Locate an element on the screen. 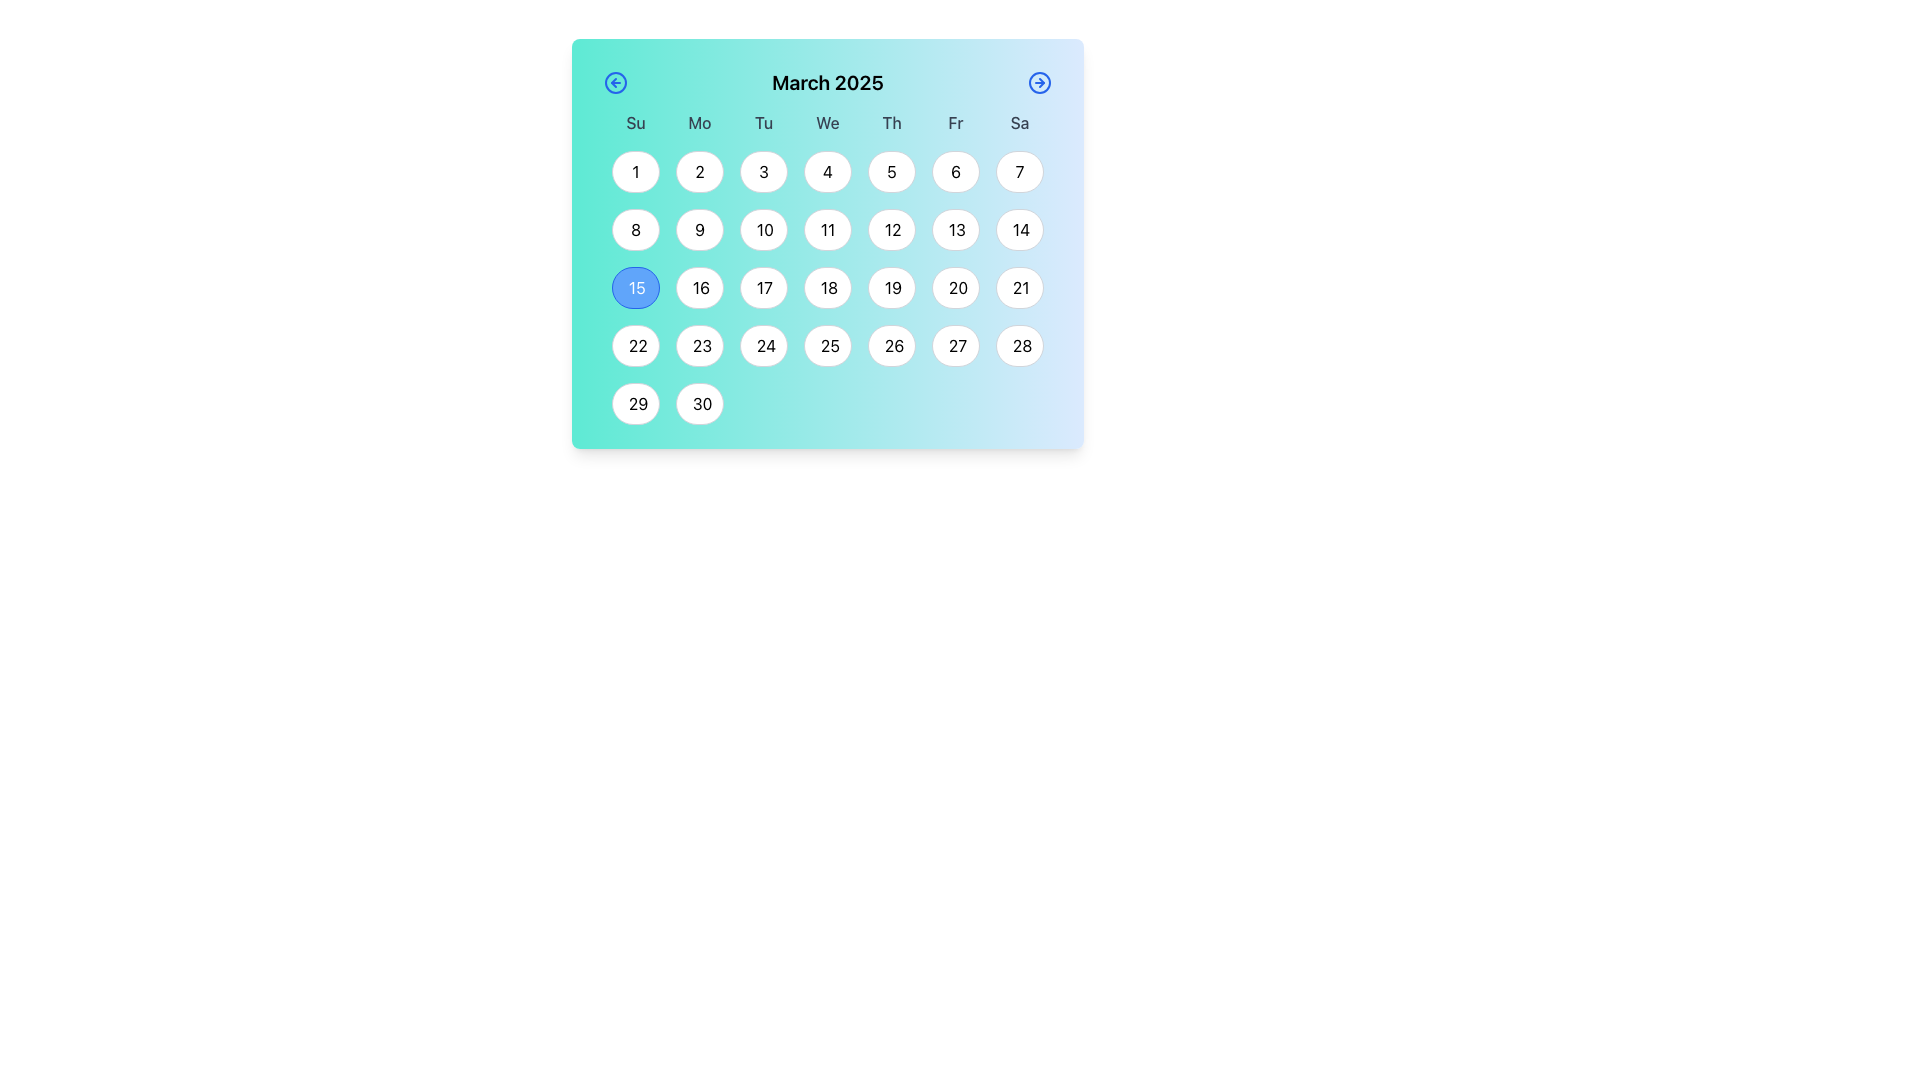  the circular button displaying the number '21' in the seventh column of the fourth row of the calendar grid for a visual effect is located at coordinates (1019, 288).